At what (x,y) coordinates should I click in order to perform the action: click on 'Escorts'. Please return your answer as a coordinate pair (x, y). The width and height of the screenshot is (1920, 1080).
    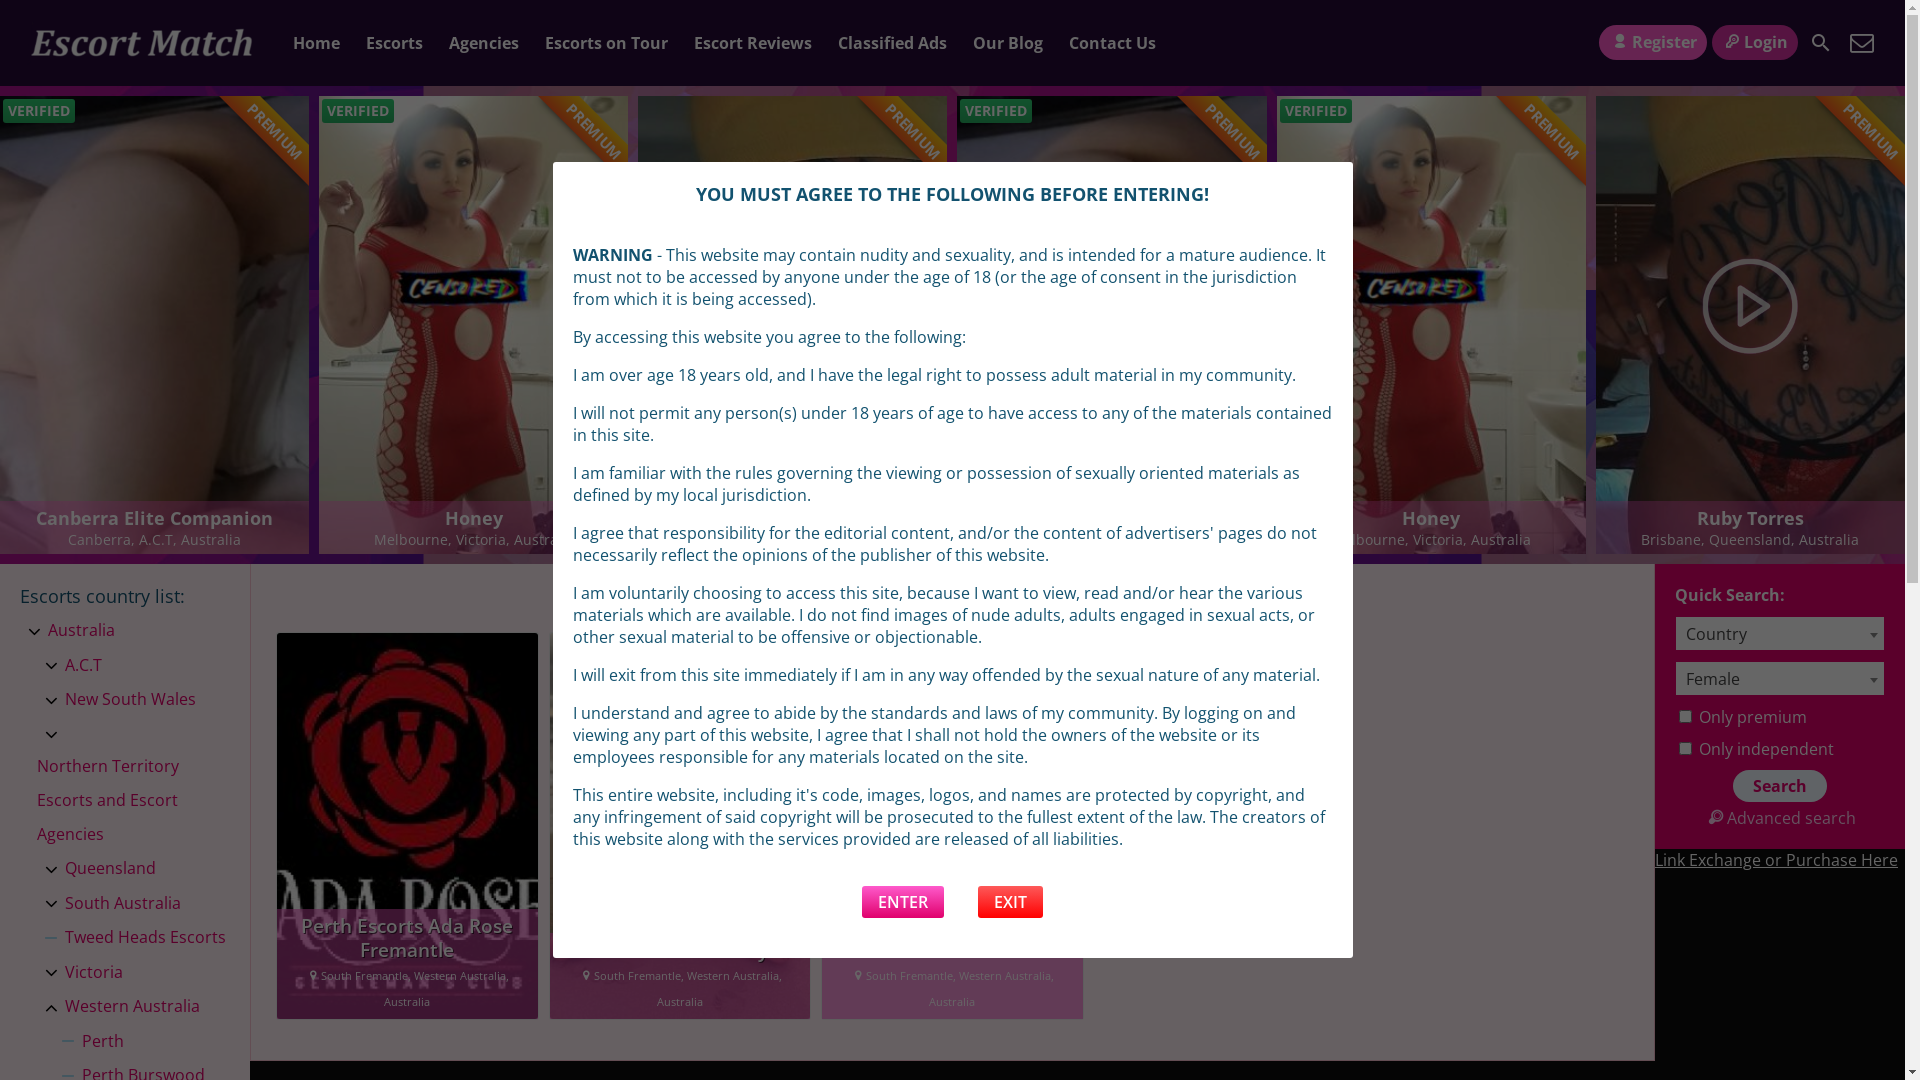
    Looking at the image, I should click on (353, 43).